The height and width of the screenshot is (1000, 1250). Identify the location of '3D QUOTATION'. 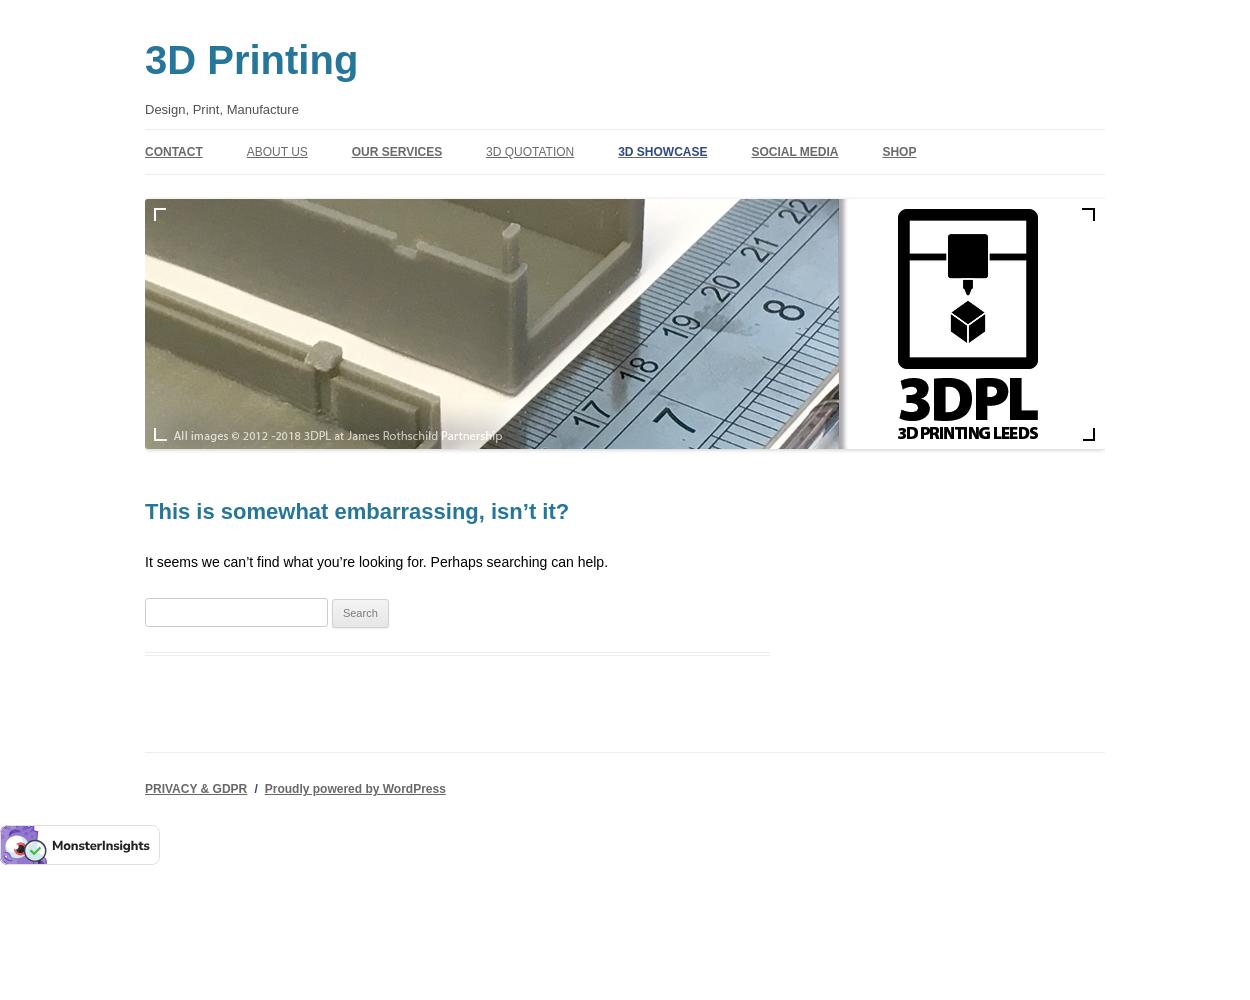
(530, 151).